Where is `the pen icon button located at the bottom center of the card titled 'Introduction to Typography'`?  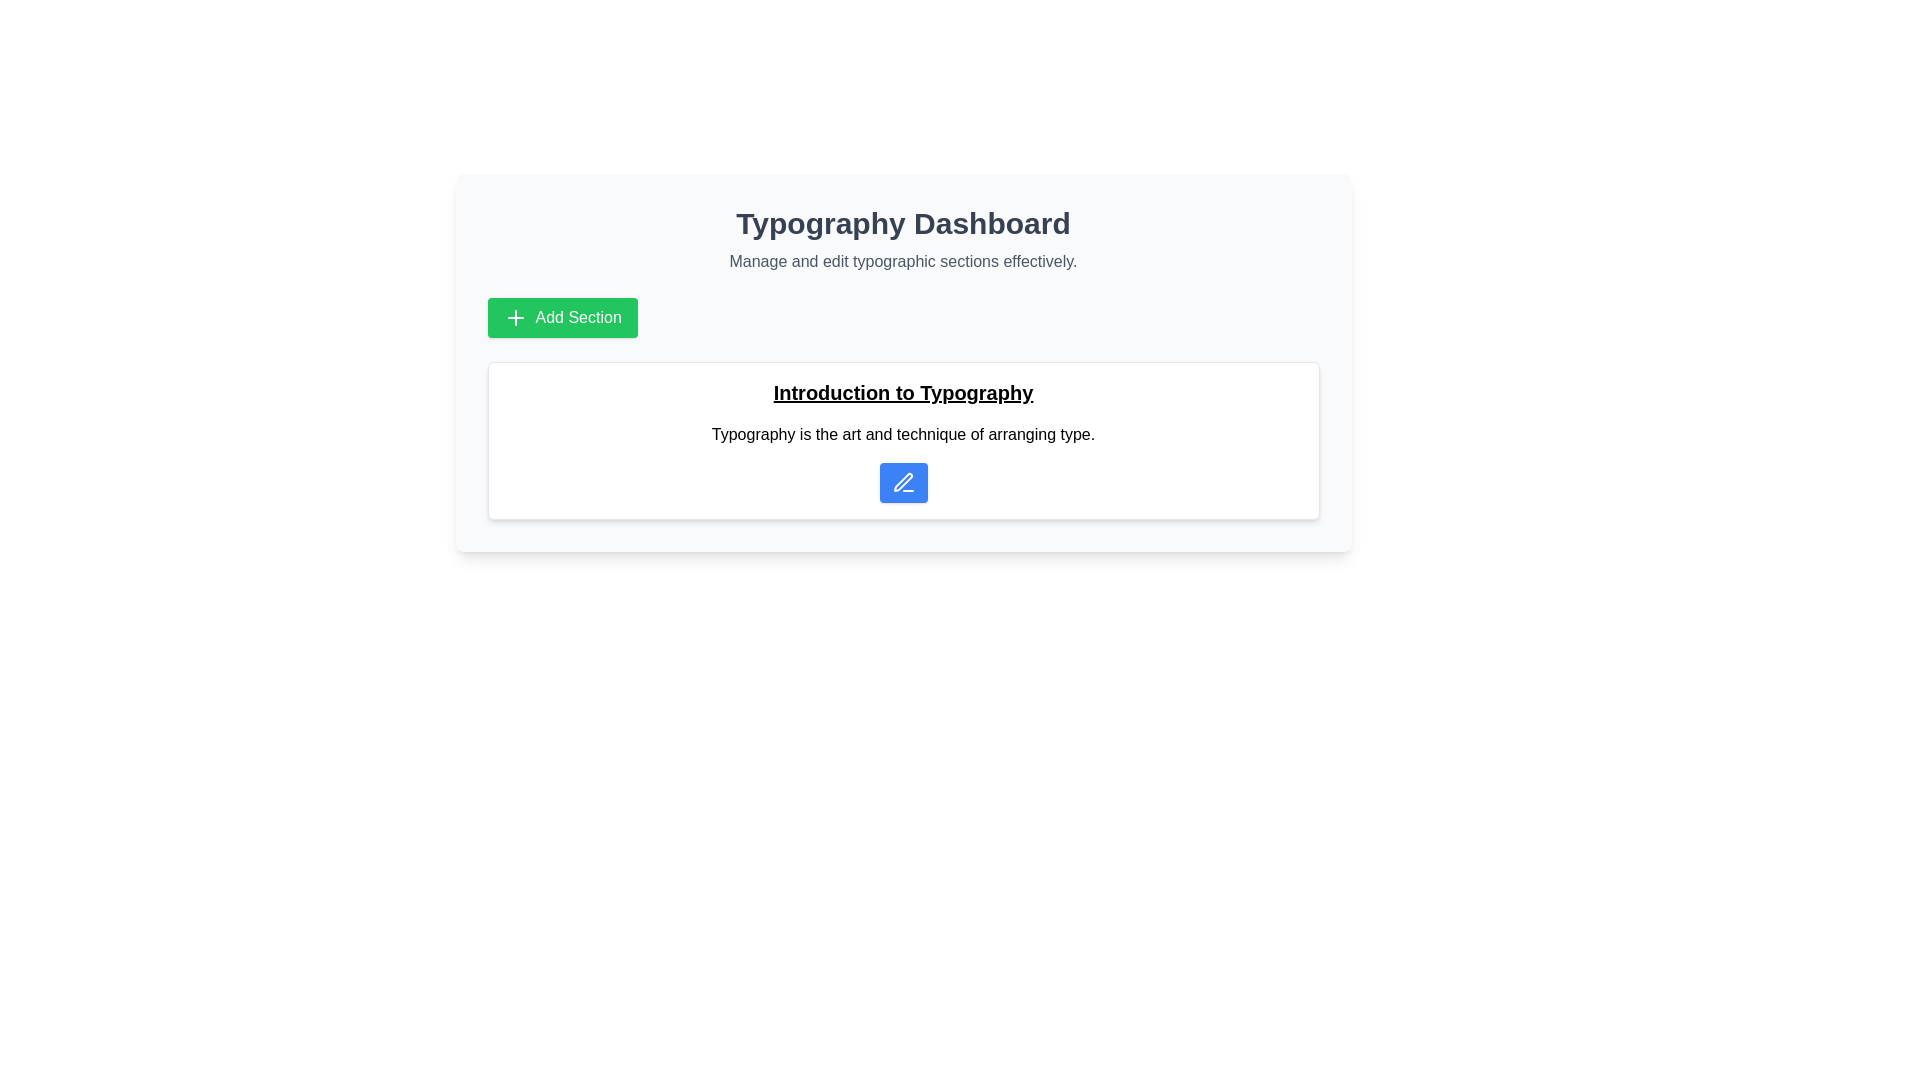 the pen icon button located at the bottom center of the card titled 'Introduction to Typography' is located at coordinates (902, 482).